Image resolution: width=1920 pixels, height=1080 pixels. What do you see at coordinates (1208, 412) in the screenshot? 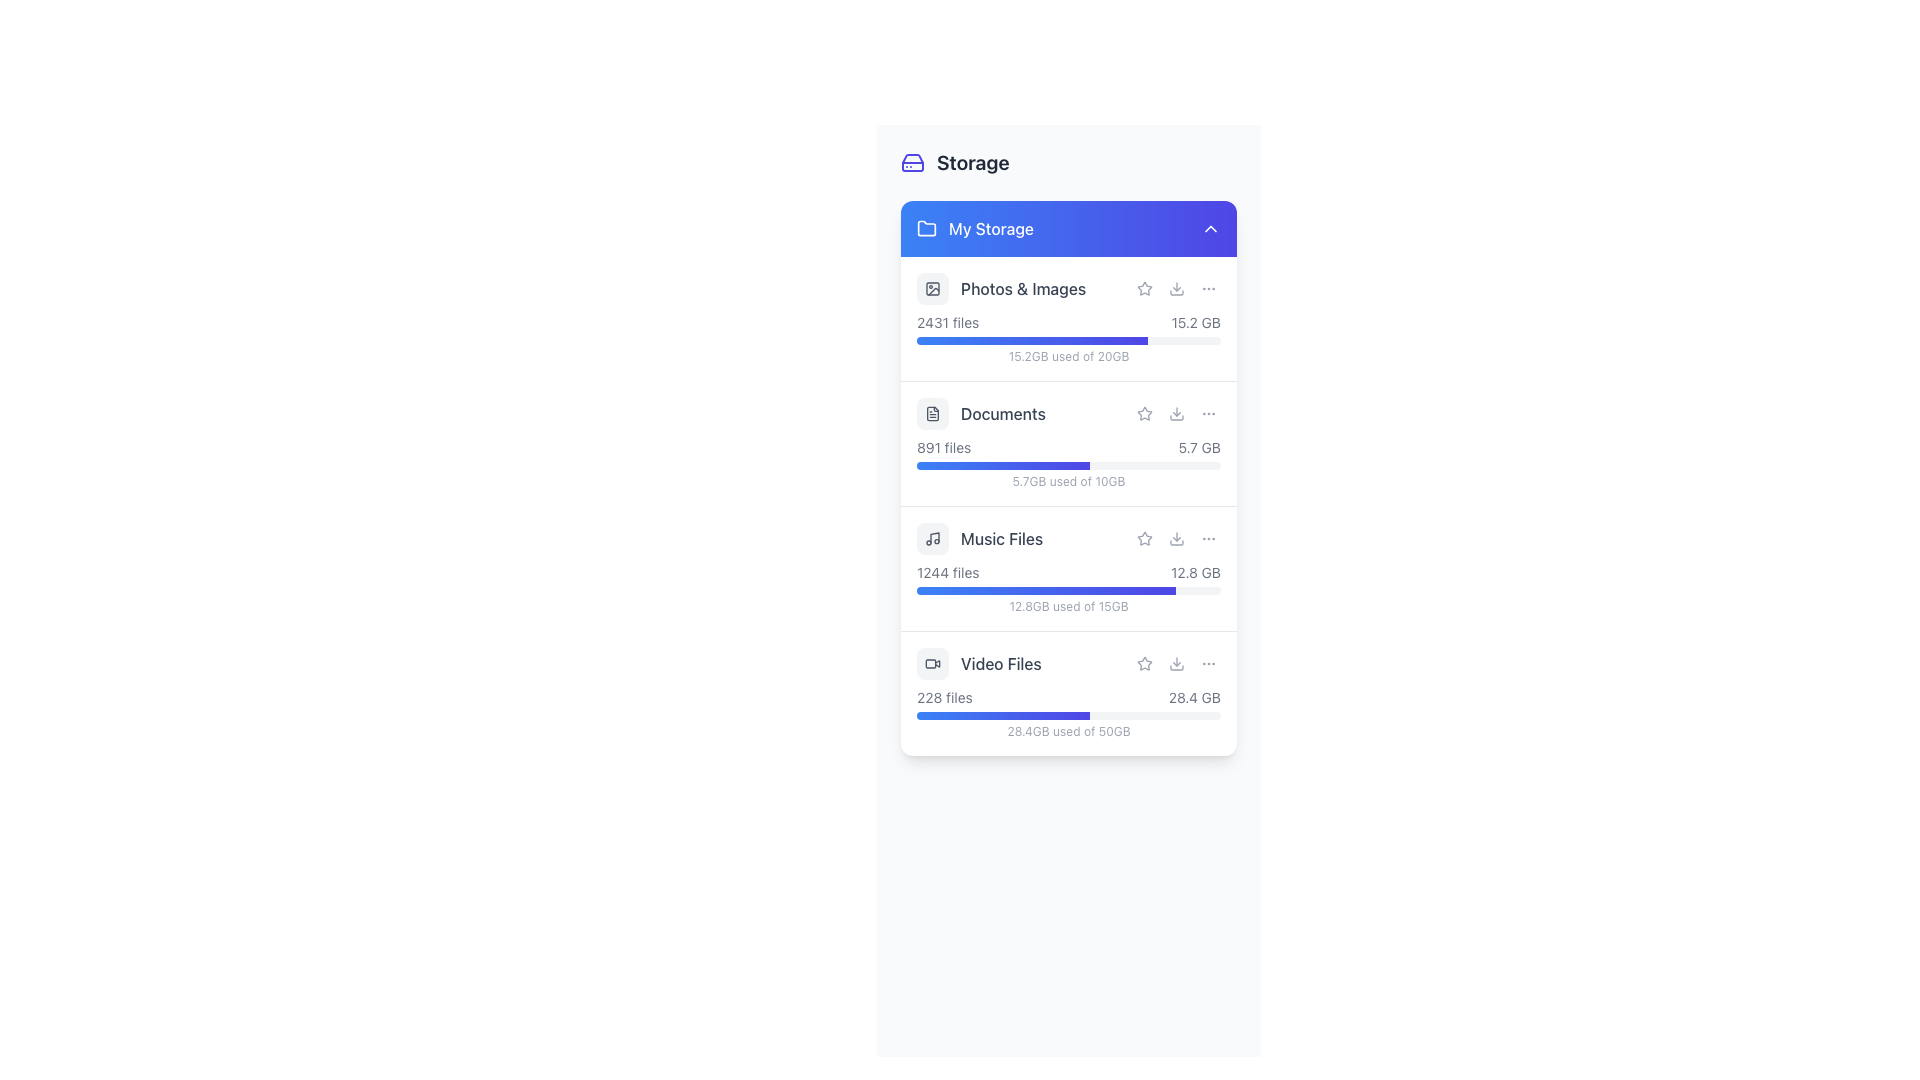
I see `the options button located in the 'Documents' section under 'My Storage', which is the third button after the star and download icons, to observe its hover effect` at bounding box center [1208, 412].